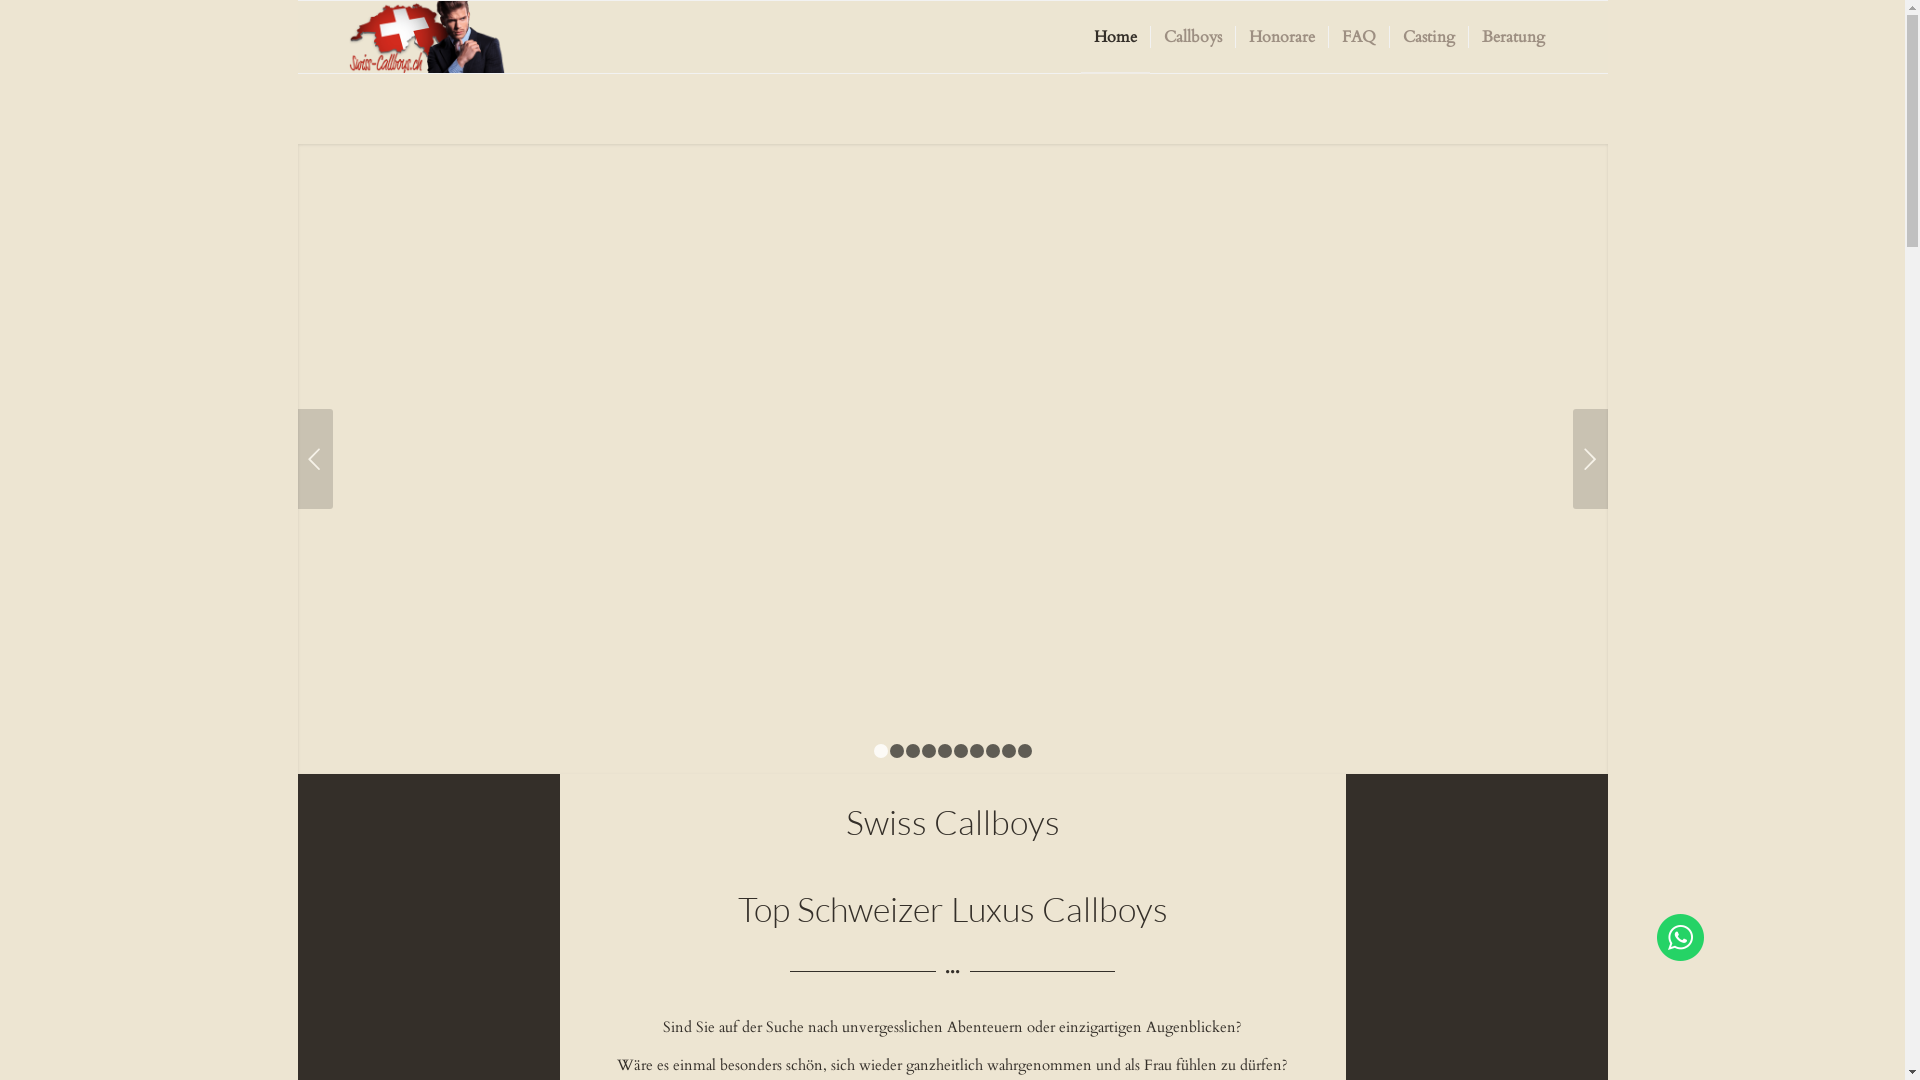  What do you see at coordinates (896, 751) in the screenshot?
I see `'2'` at bounding box center [896, 751].